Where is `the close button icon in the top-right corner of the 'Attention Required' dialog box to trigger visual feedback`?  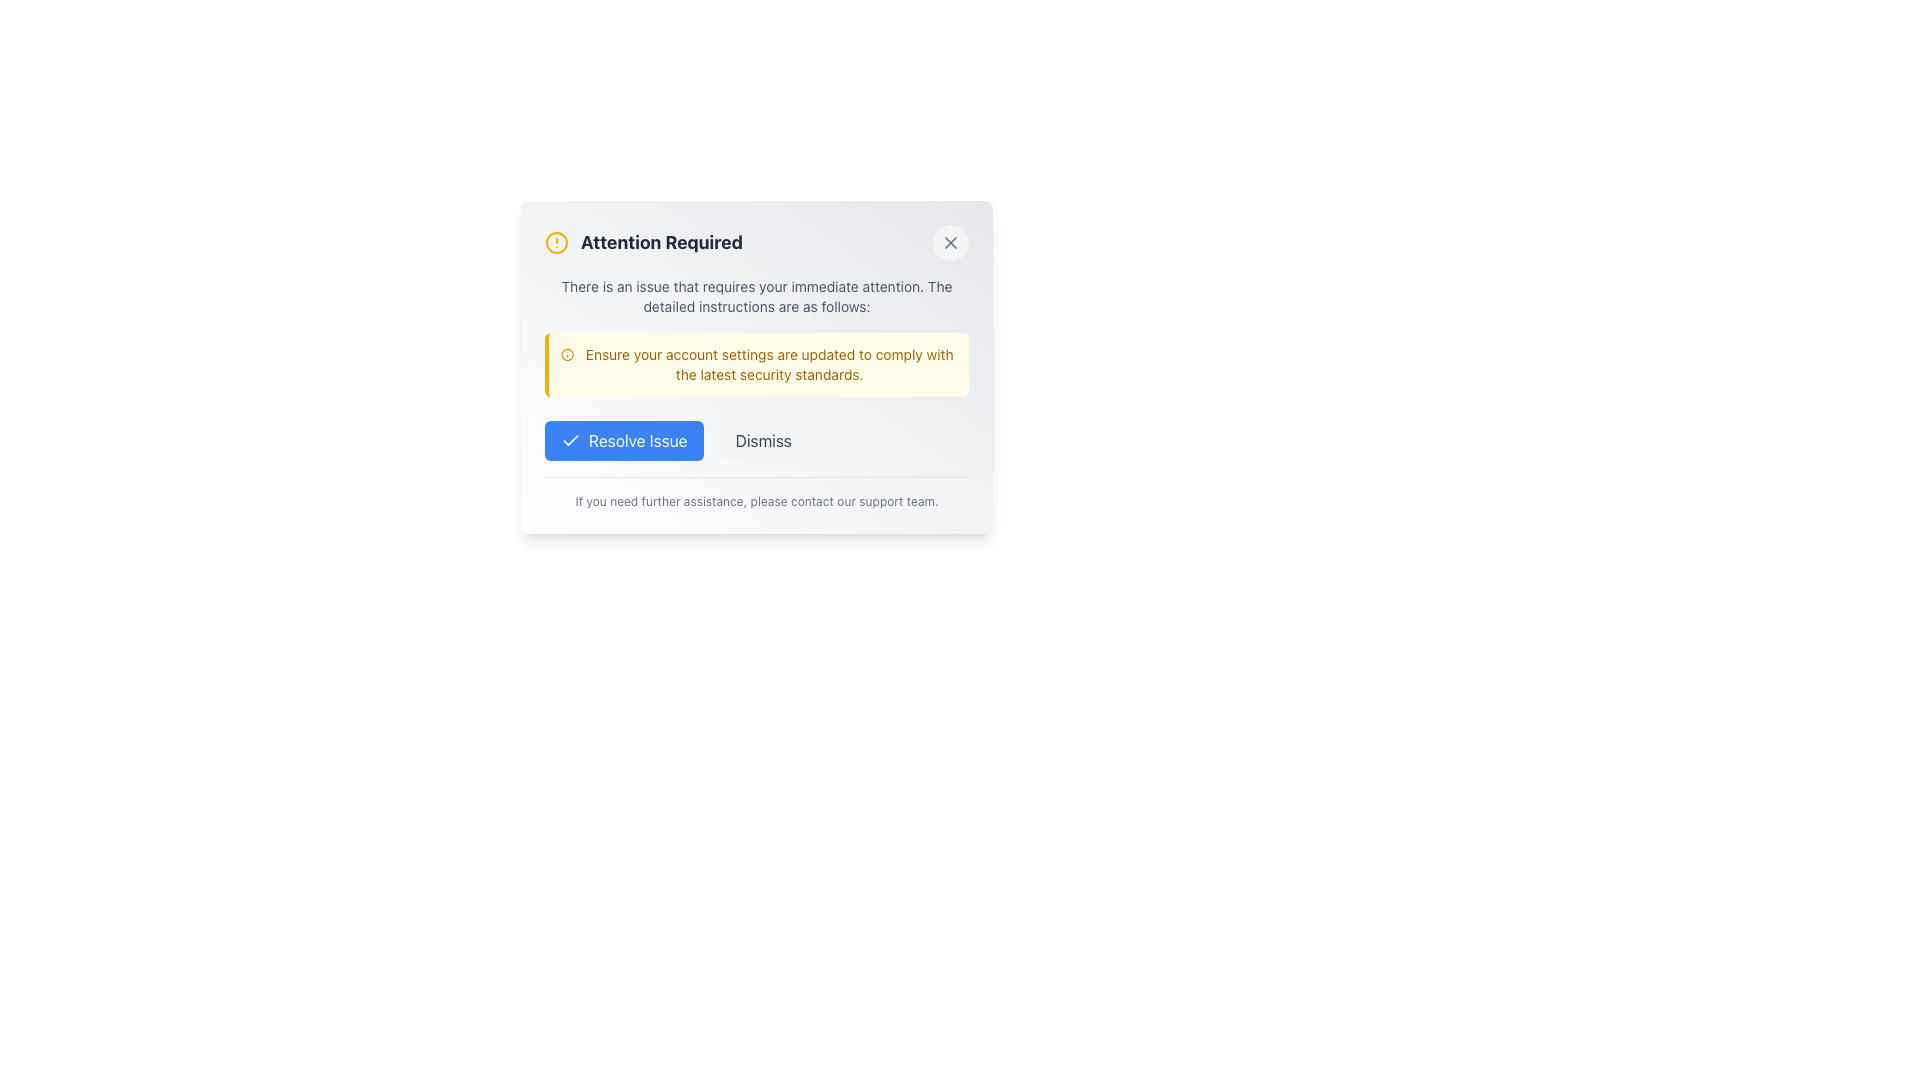 the close button icon in the top-right corner of the 'Attention Required' dialog box to trigger visual feedback is located at coordinates (949, 242).